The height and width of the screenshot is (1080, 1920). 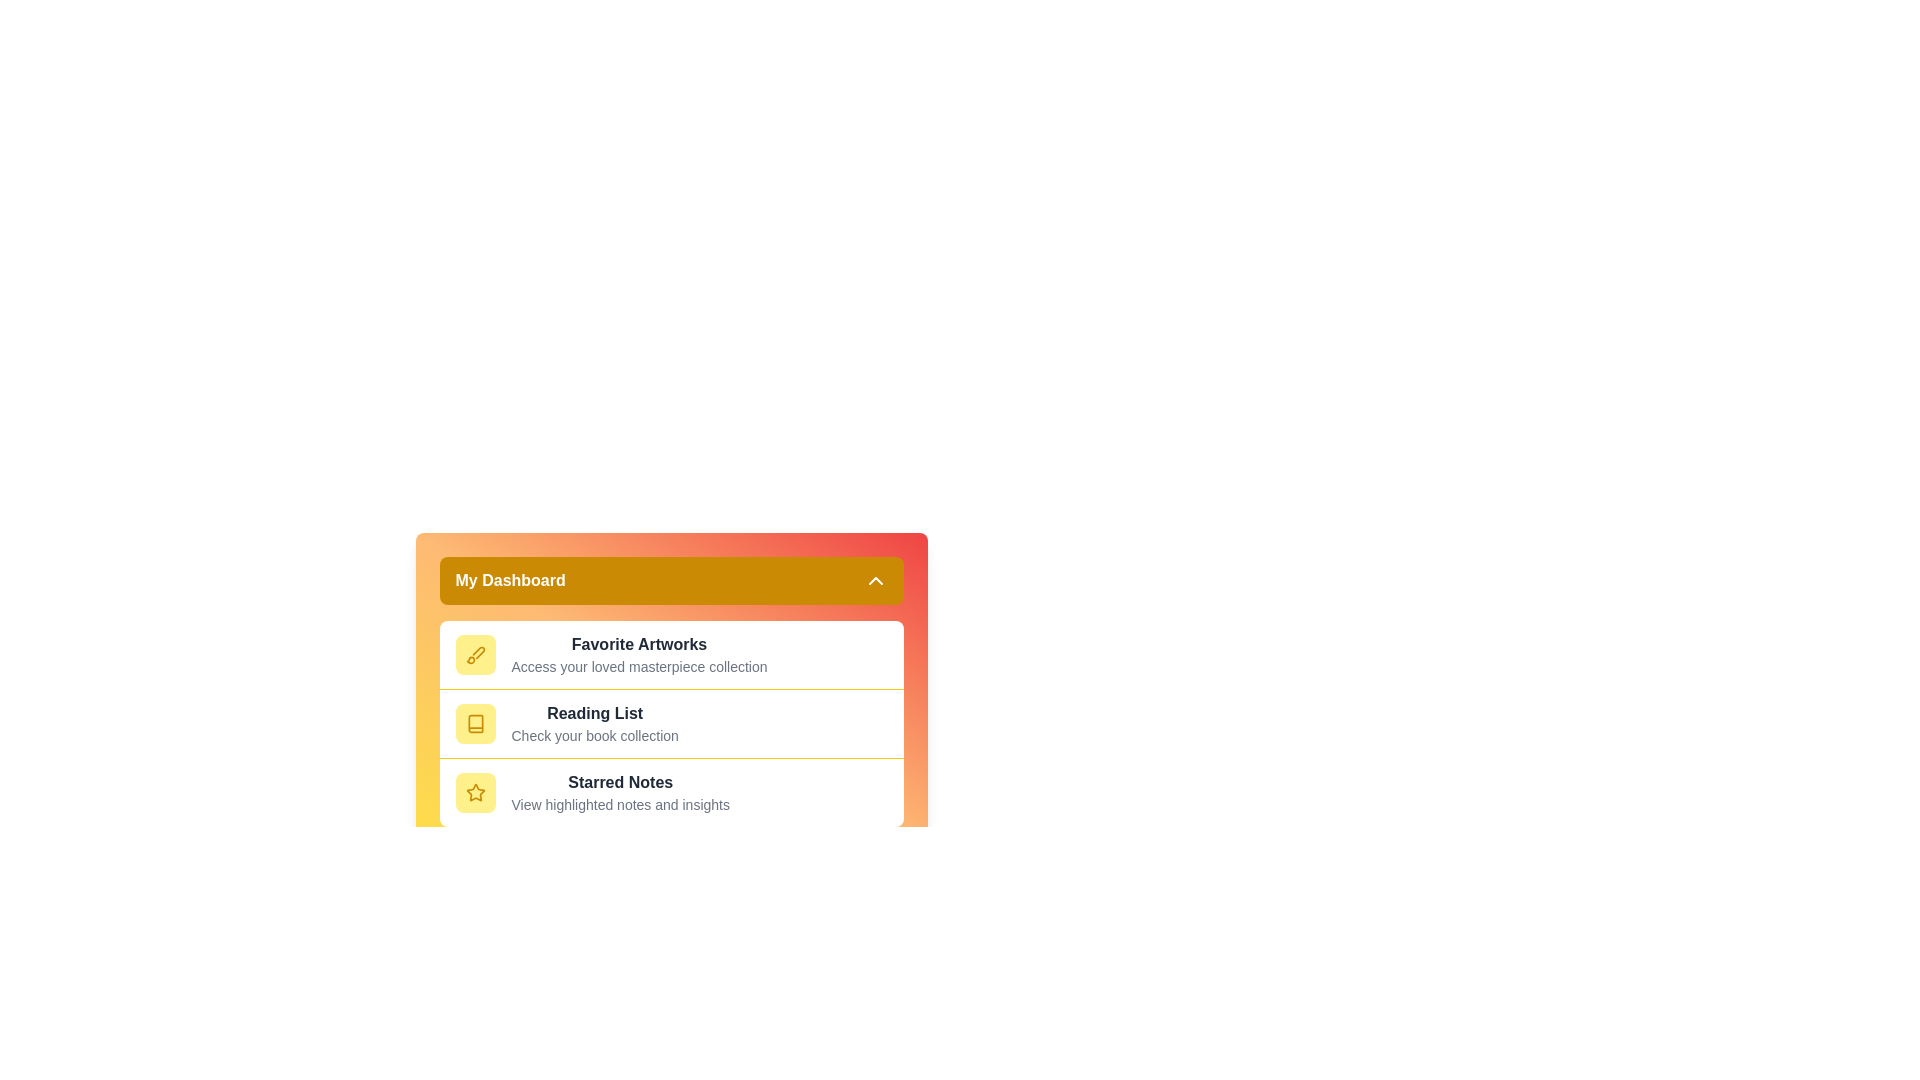 I want to click on the Menu panel located below the 'My Dashboard' header, which features three distinct list items with icons and text descriptions, so click(x=671, y=724).